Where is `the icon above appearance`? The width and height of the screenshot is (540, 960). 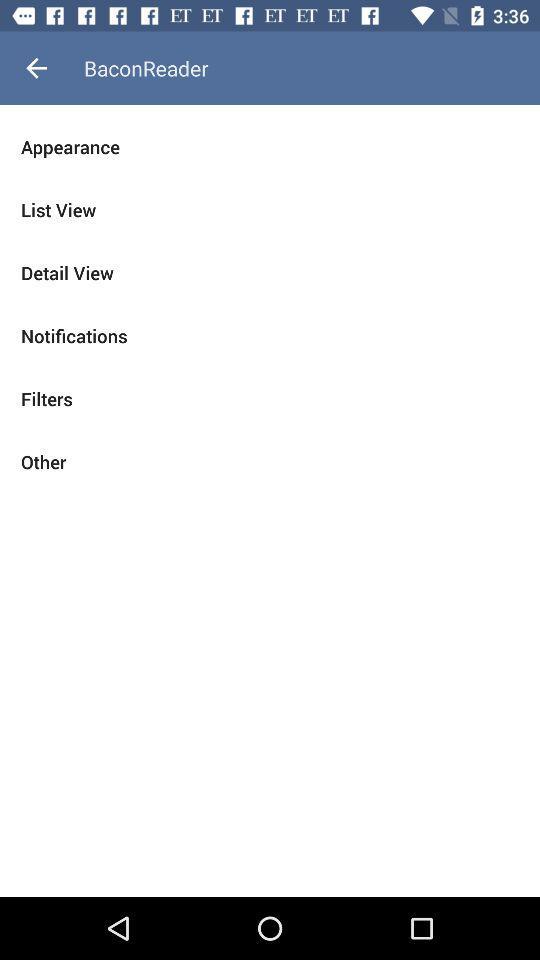
the icon above appearance is located at coordinates (36, 68).